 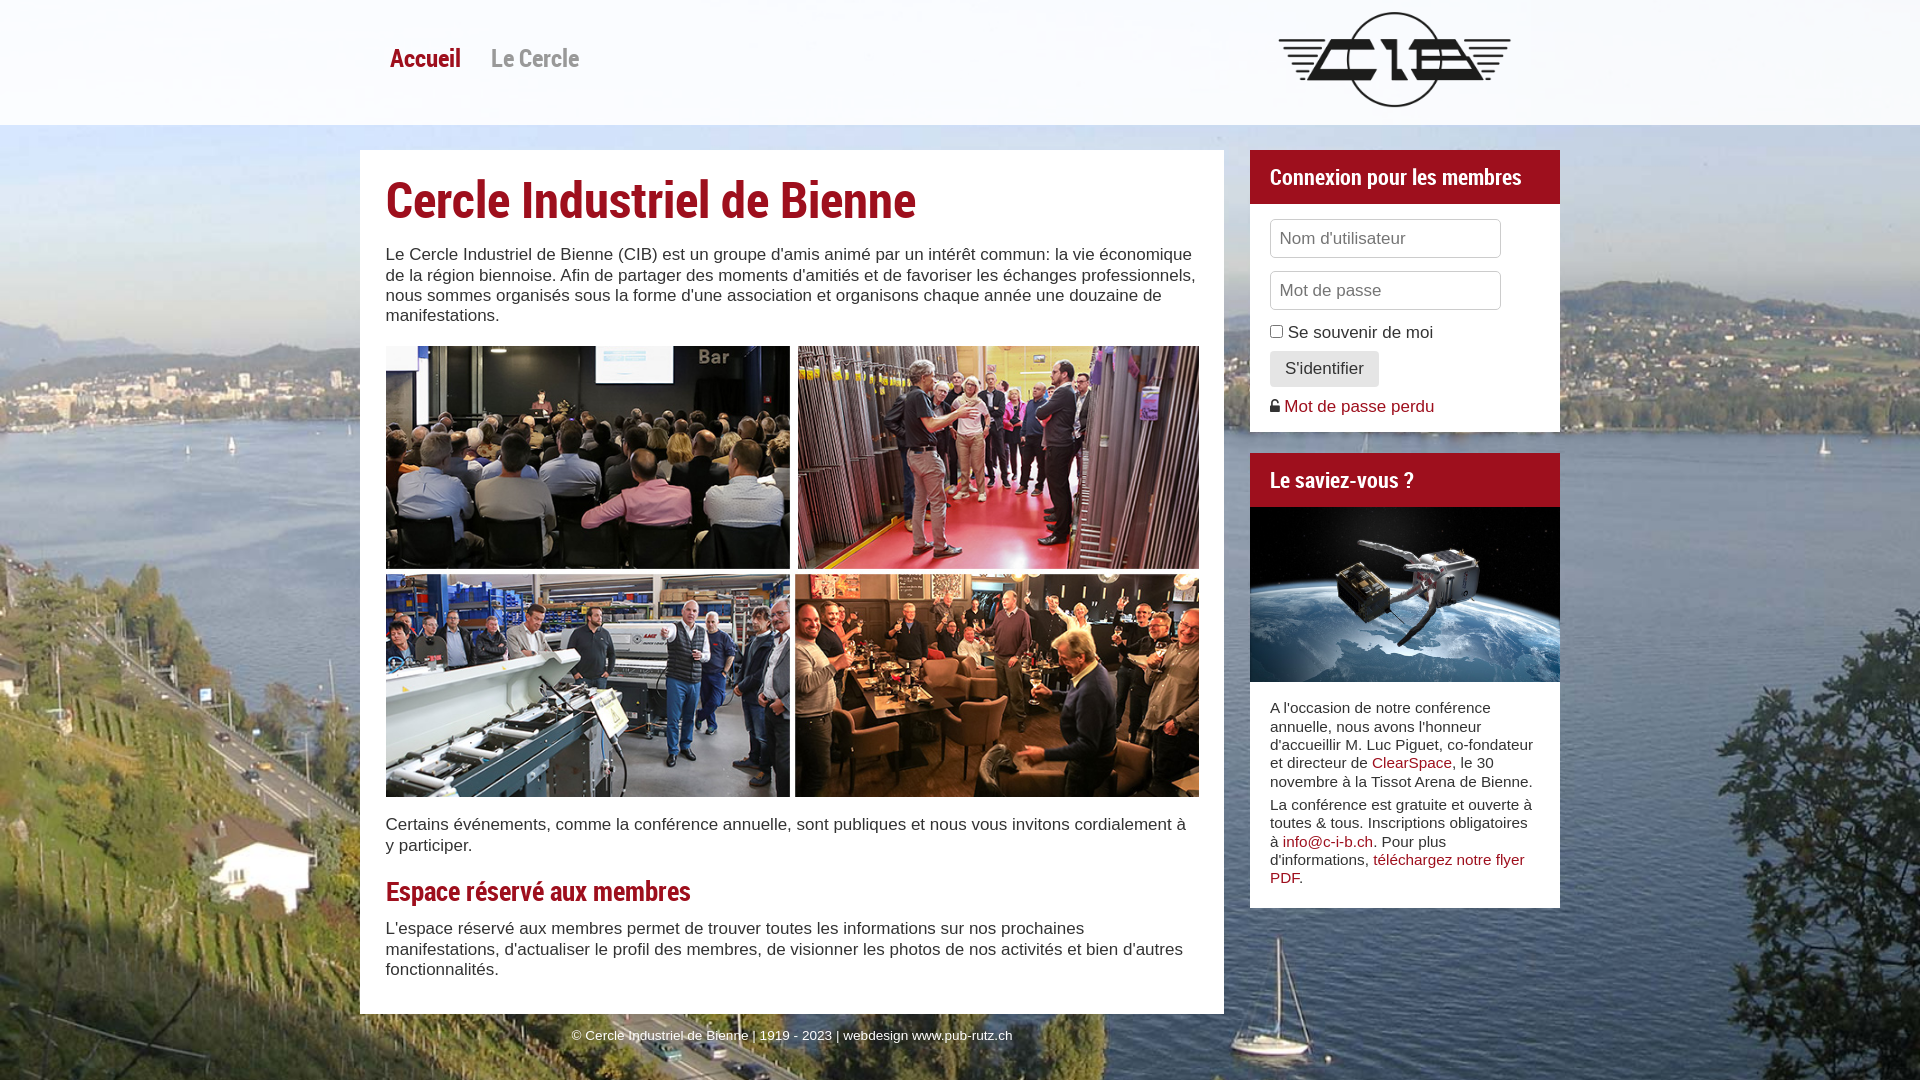 I want to click on 'ClearSpace', so click(x=1410, y=762).